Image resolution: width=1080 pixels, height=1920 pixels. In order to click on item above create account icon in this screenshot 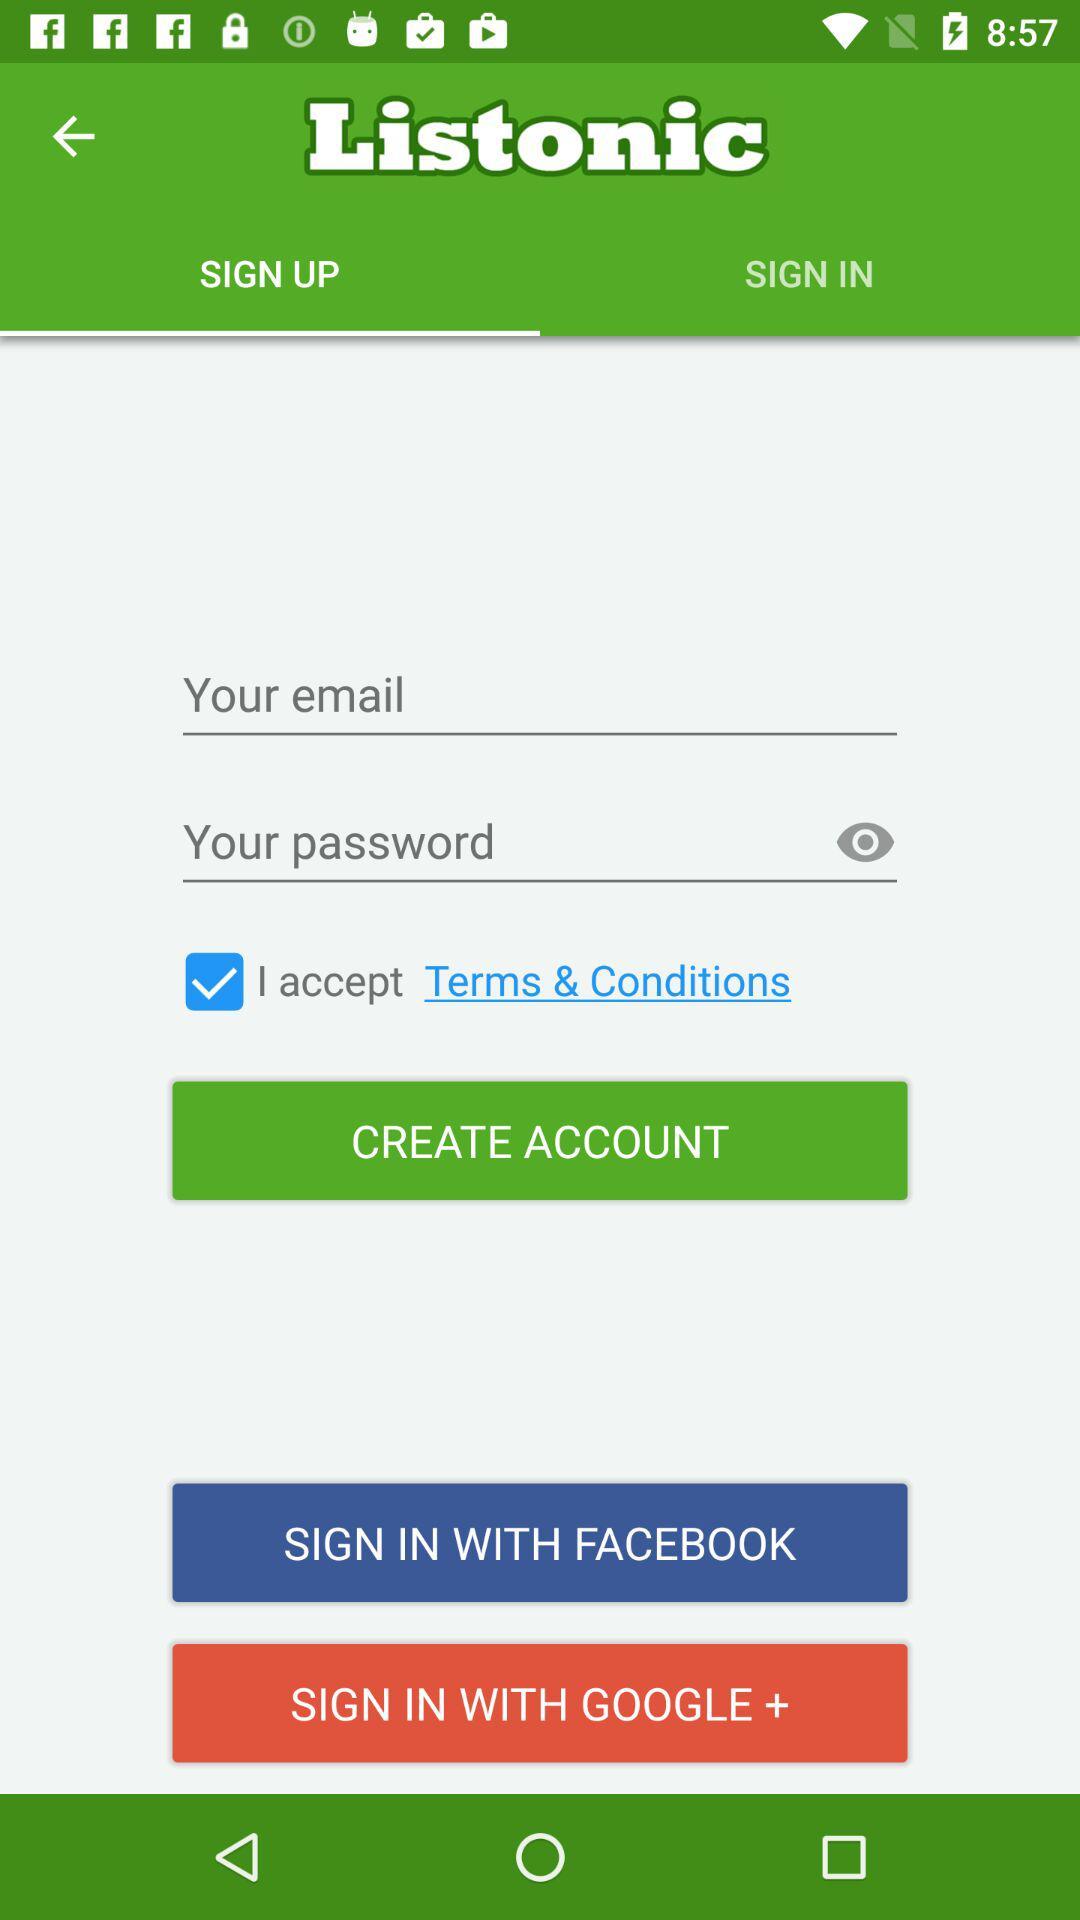, I will do `click(528, 979)`.